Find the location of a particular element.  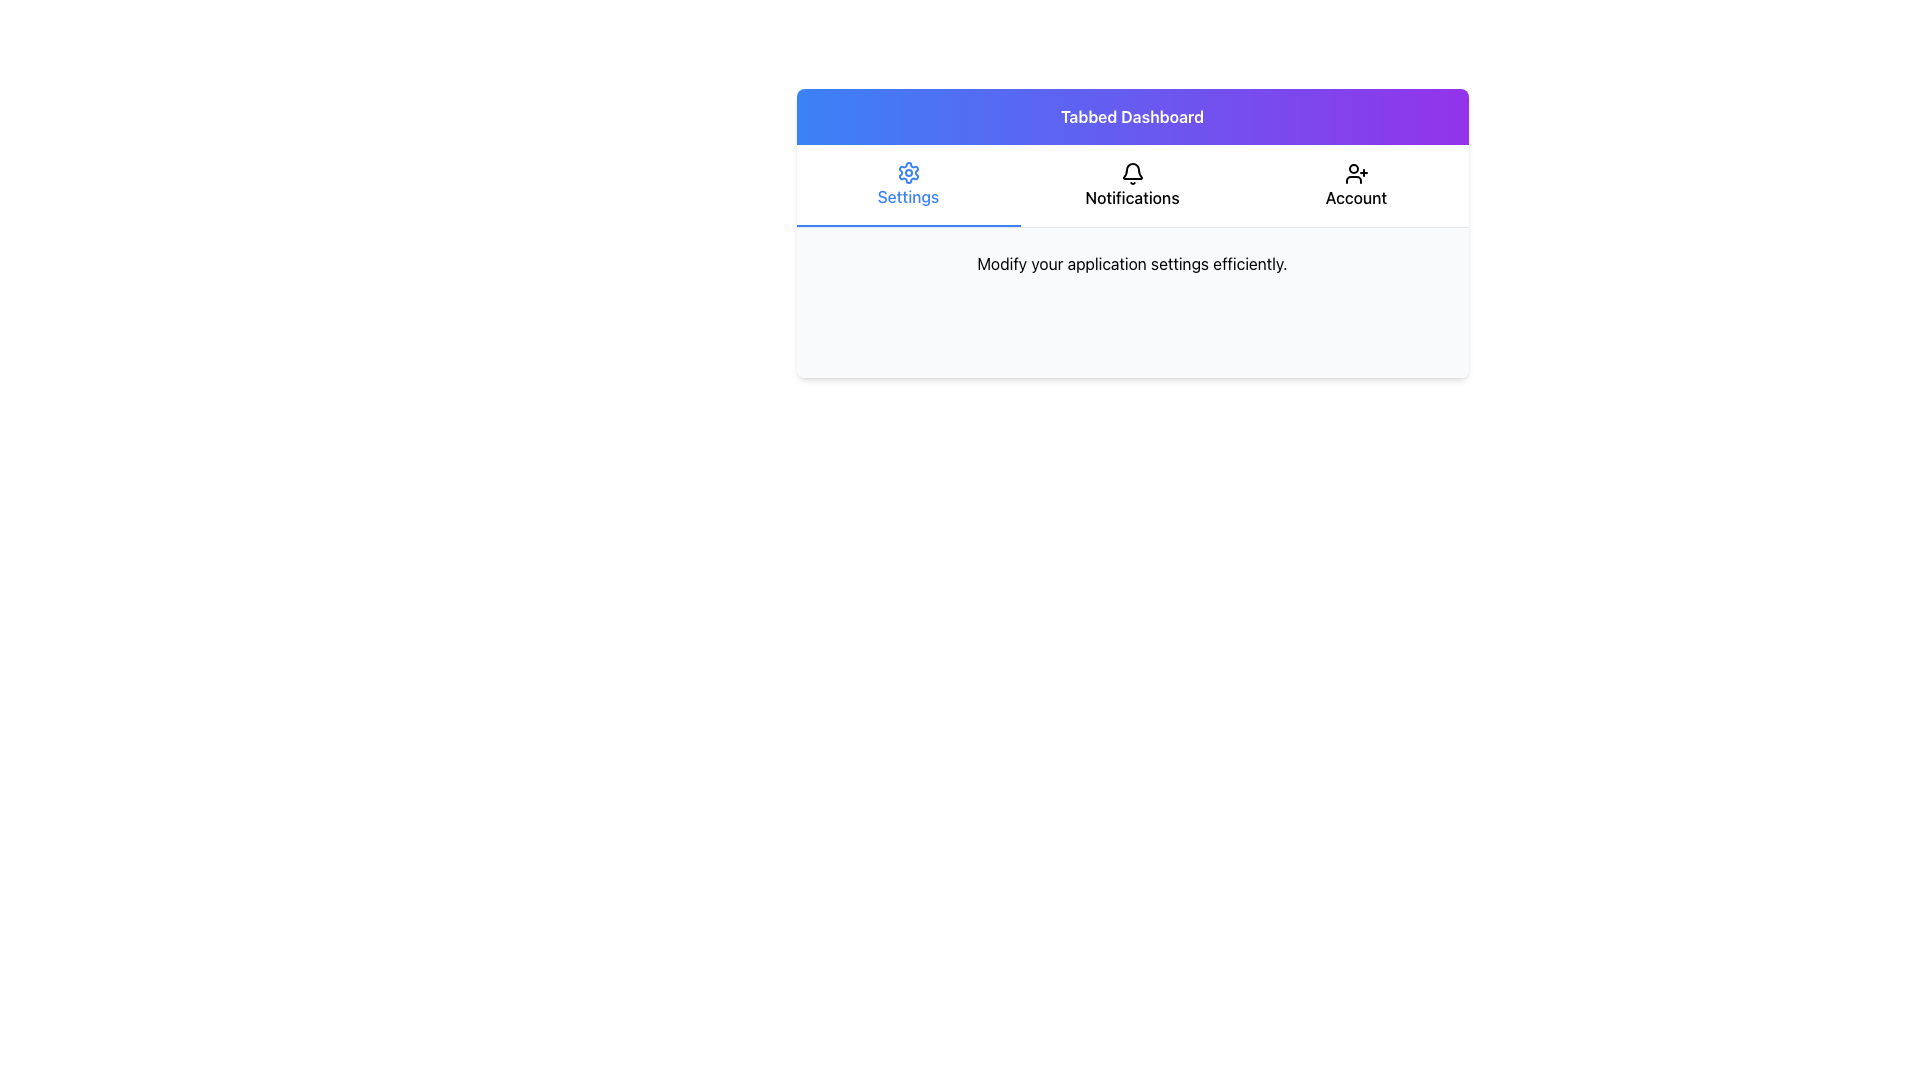

the Text Label indicating 'Tabbed Dashboard', which is centered in the gradient-colored header above the tabs is located at coordinates (1132, 116).